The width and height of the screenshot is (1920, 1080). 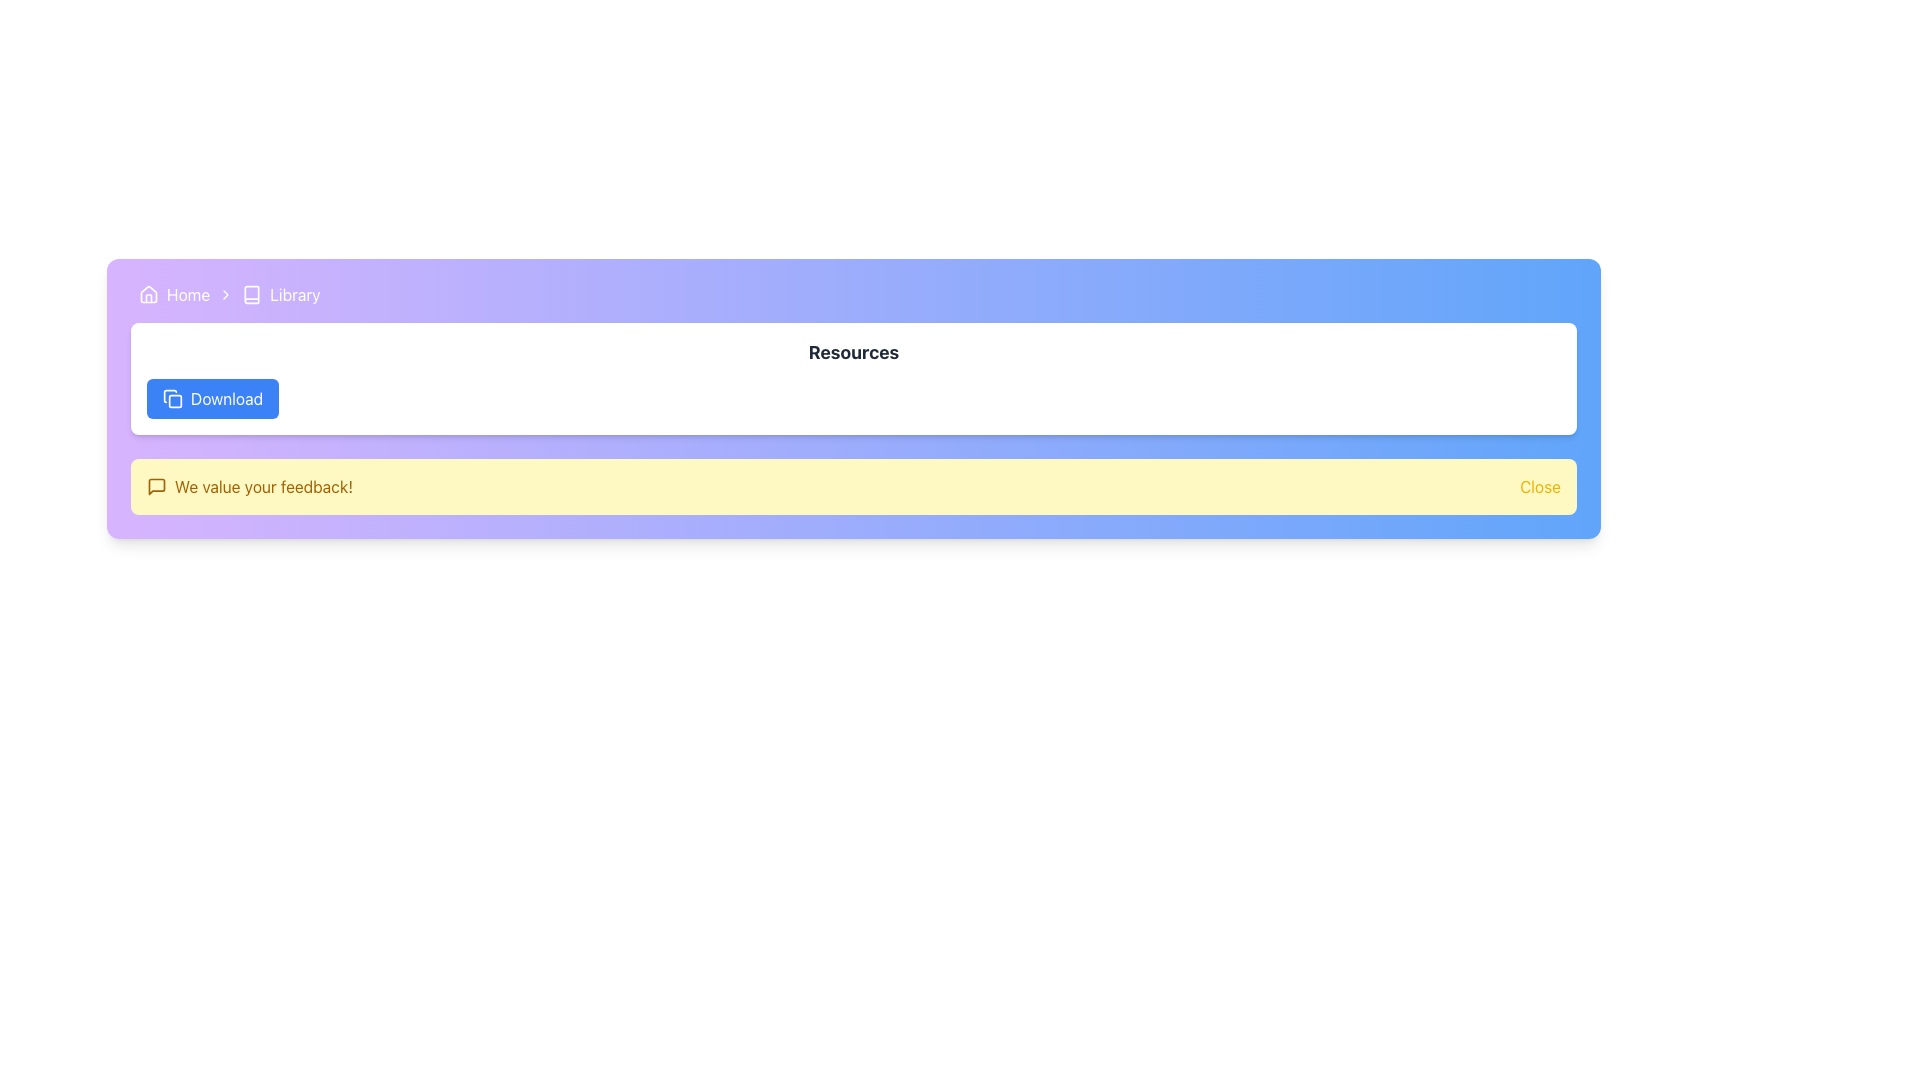 What do you see at coordinates (251, 294) in the screenshot?
I see `the 'Library' icon in the breadcrumb navigation section, which is positioned next to the 'Home' link and precedes the 'Library' link` at bounding box center [251, 294].